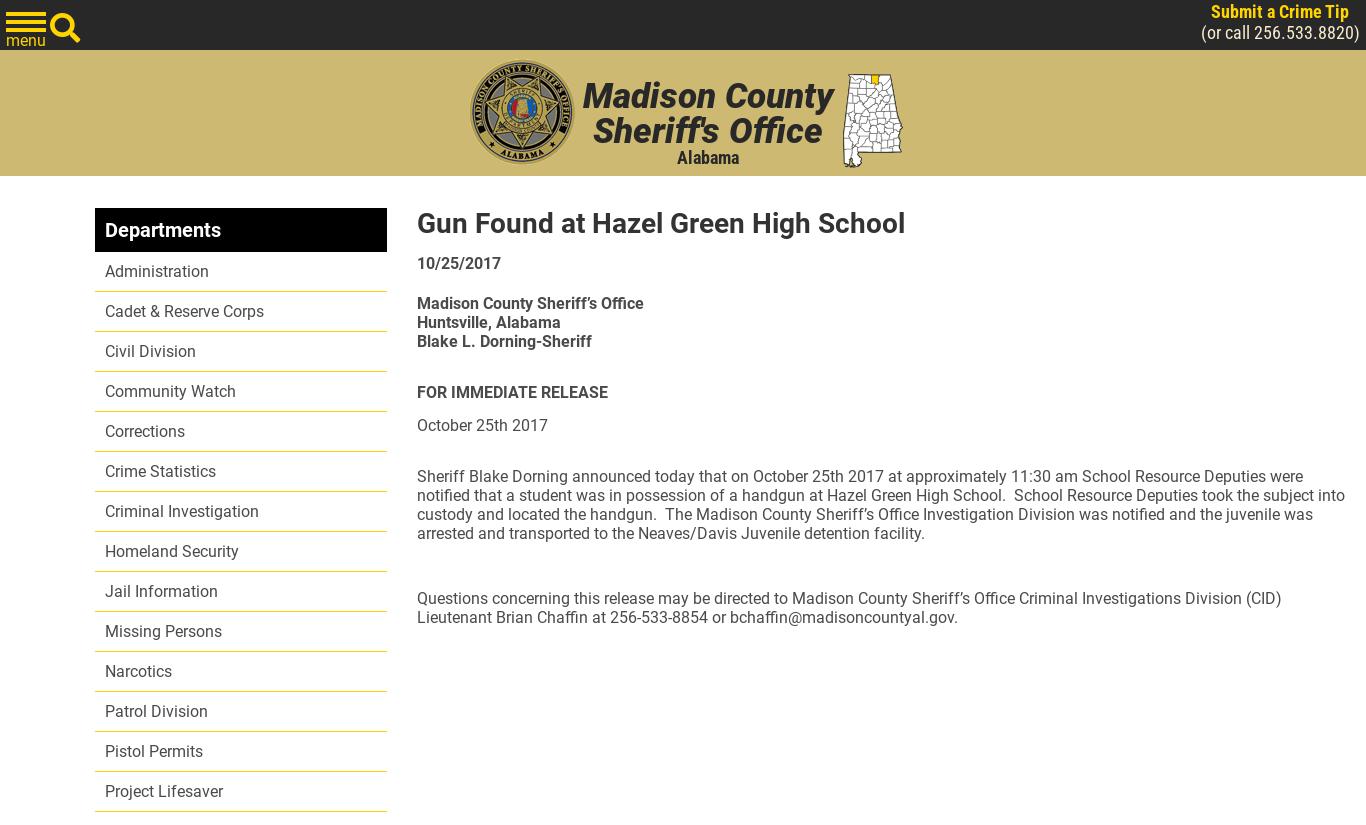  I want to click on 'Homeland Security', so click(170, 551).